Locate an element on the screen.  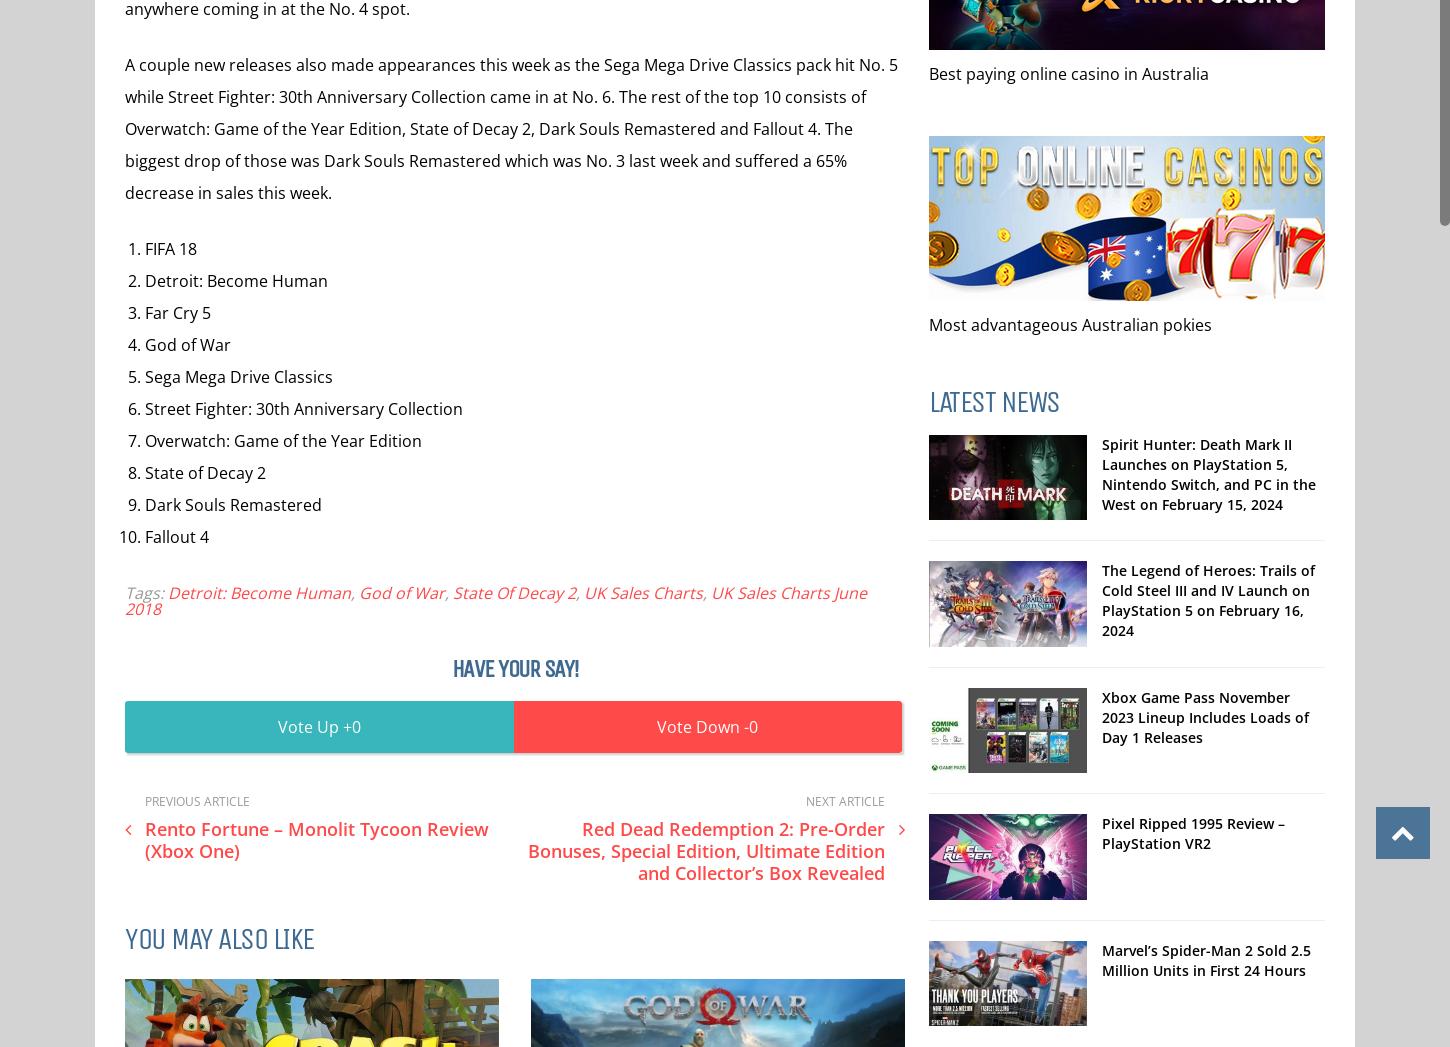
'Overwatch: Game of the Year Edition' is located at coordinates (283, 440).